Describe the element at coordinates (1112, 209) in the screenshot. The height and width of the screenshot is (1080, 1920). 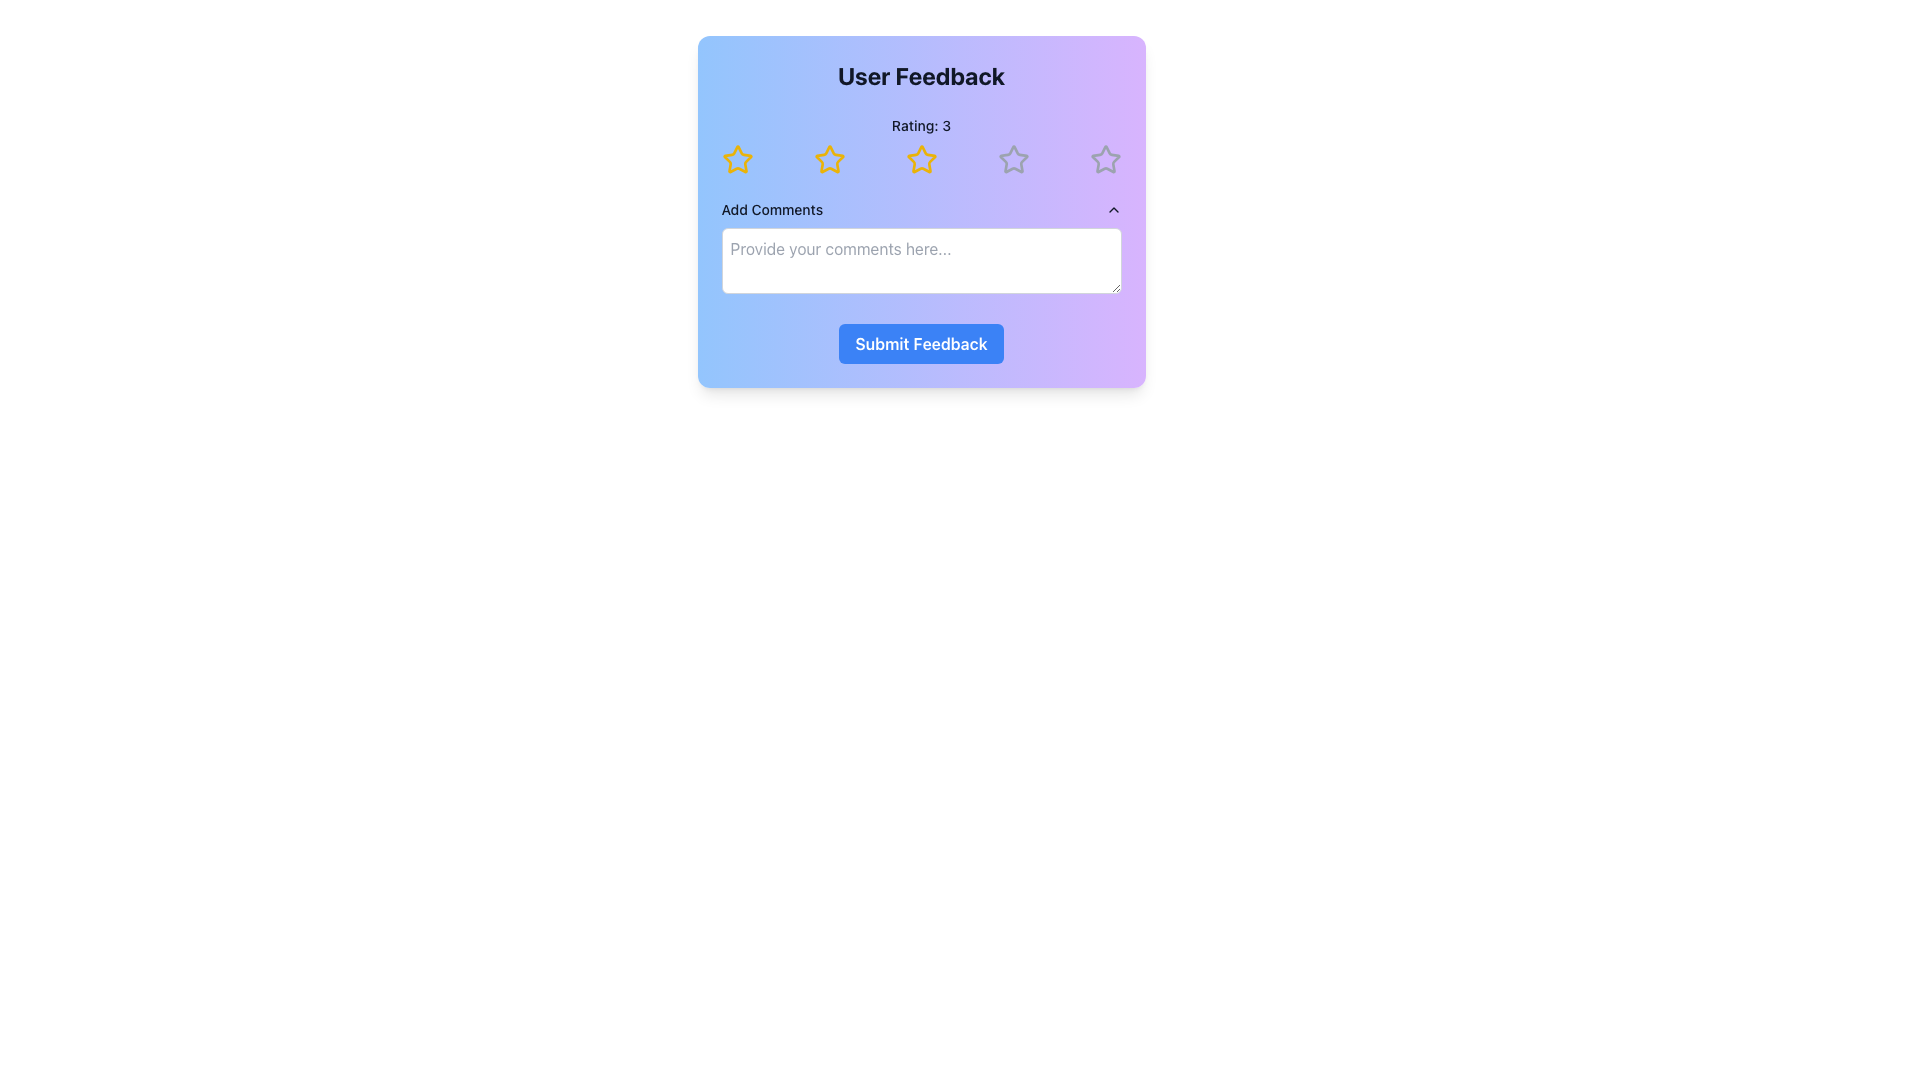
I see `the upward-facing chevron icon located at the upper-right corner of the 'Add Comments' text field` at that location.